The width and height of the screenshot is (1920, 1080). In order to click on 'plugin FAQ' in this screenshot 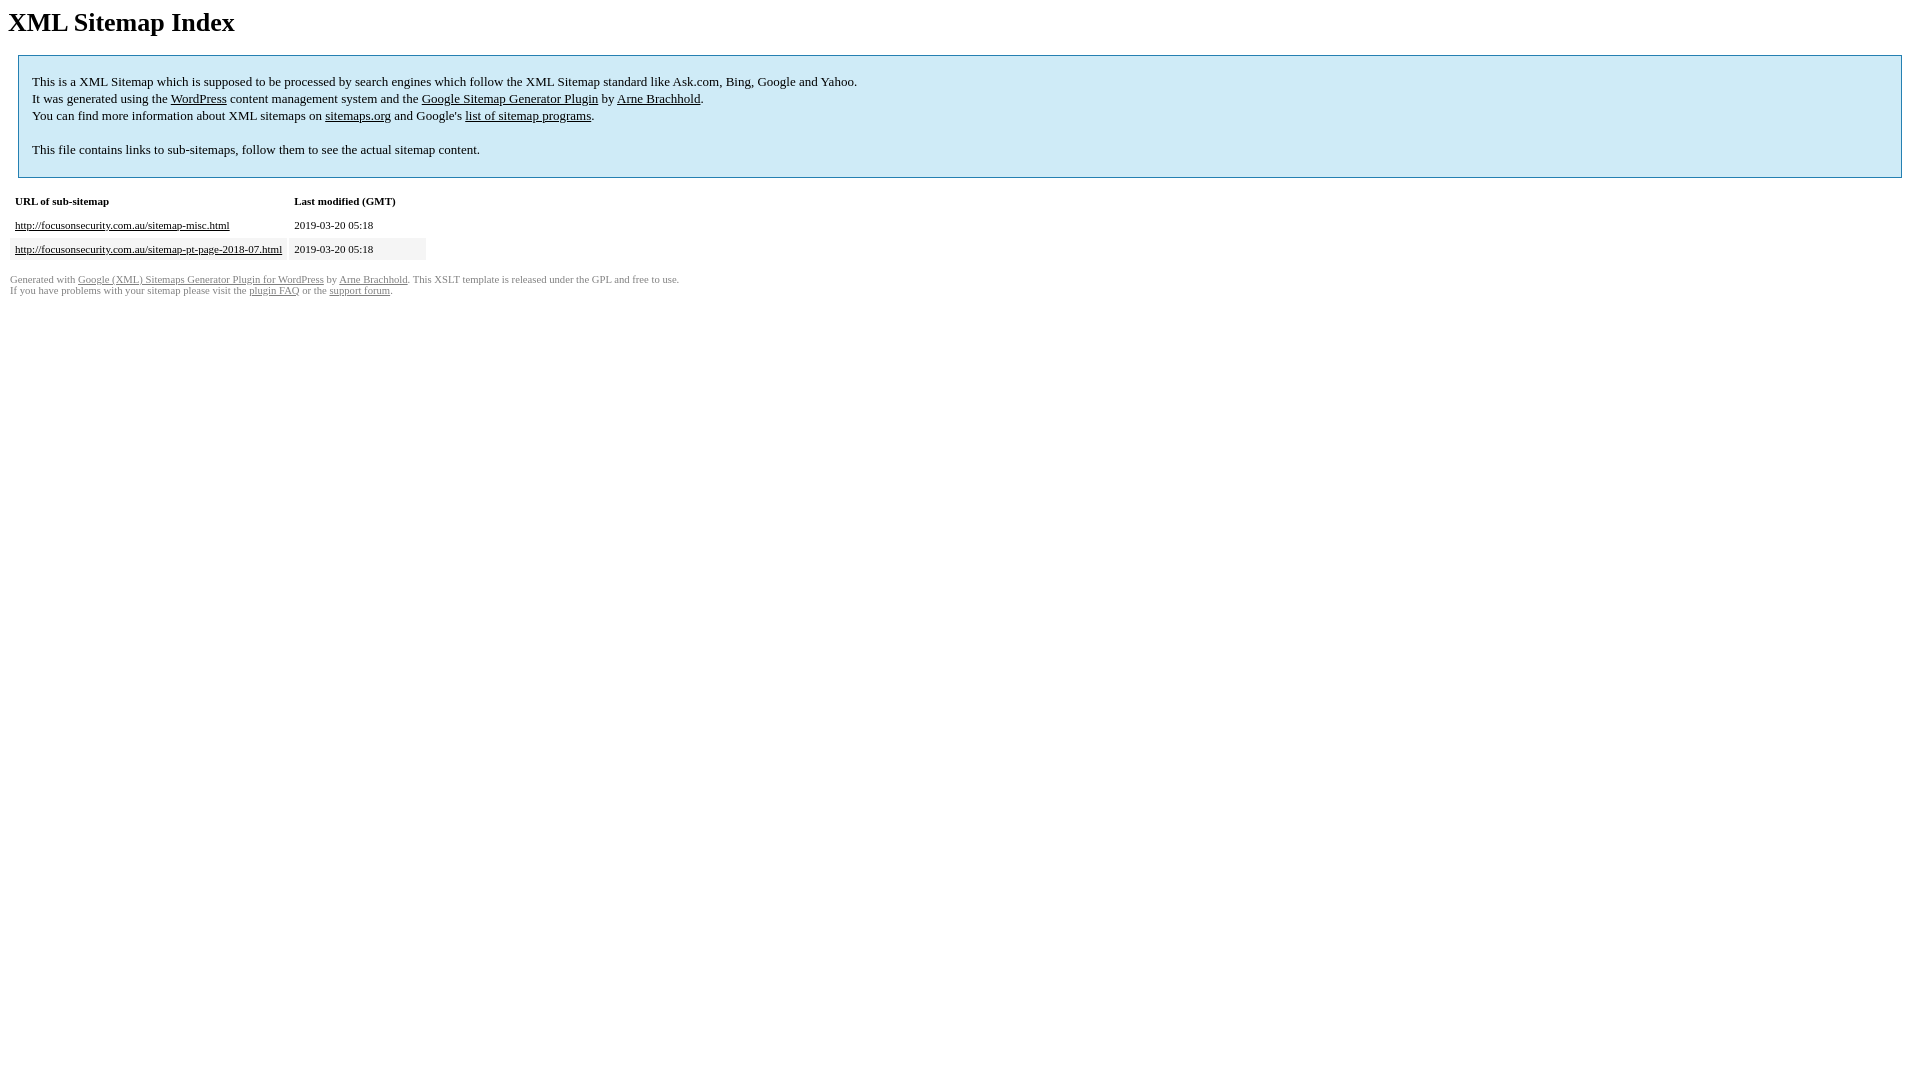, I will do `click(272, 290)`.